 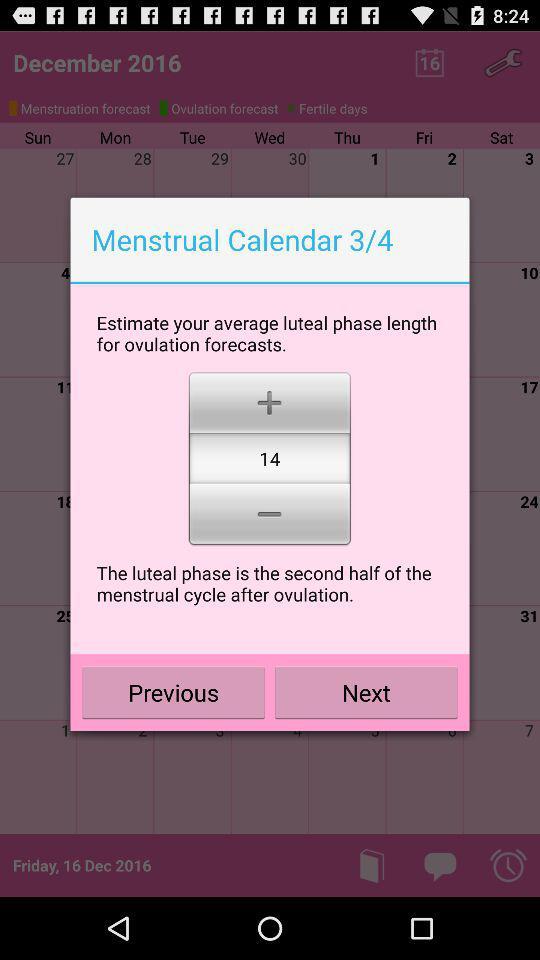 What do you see at coordinates (269, 400) in the screenshot?
I see `the item below estimate your average icon` at bounding box center [269, 400].